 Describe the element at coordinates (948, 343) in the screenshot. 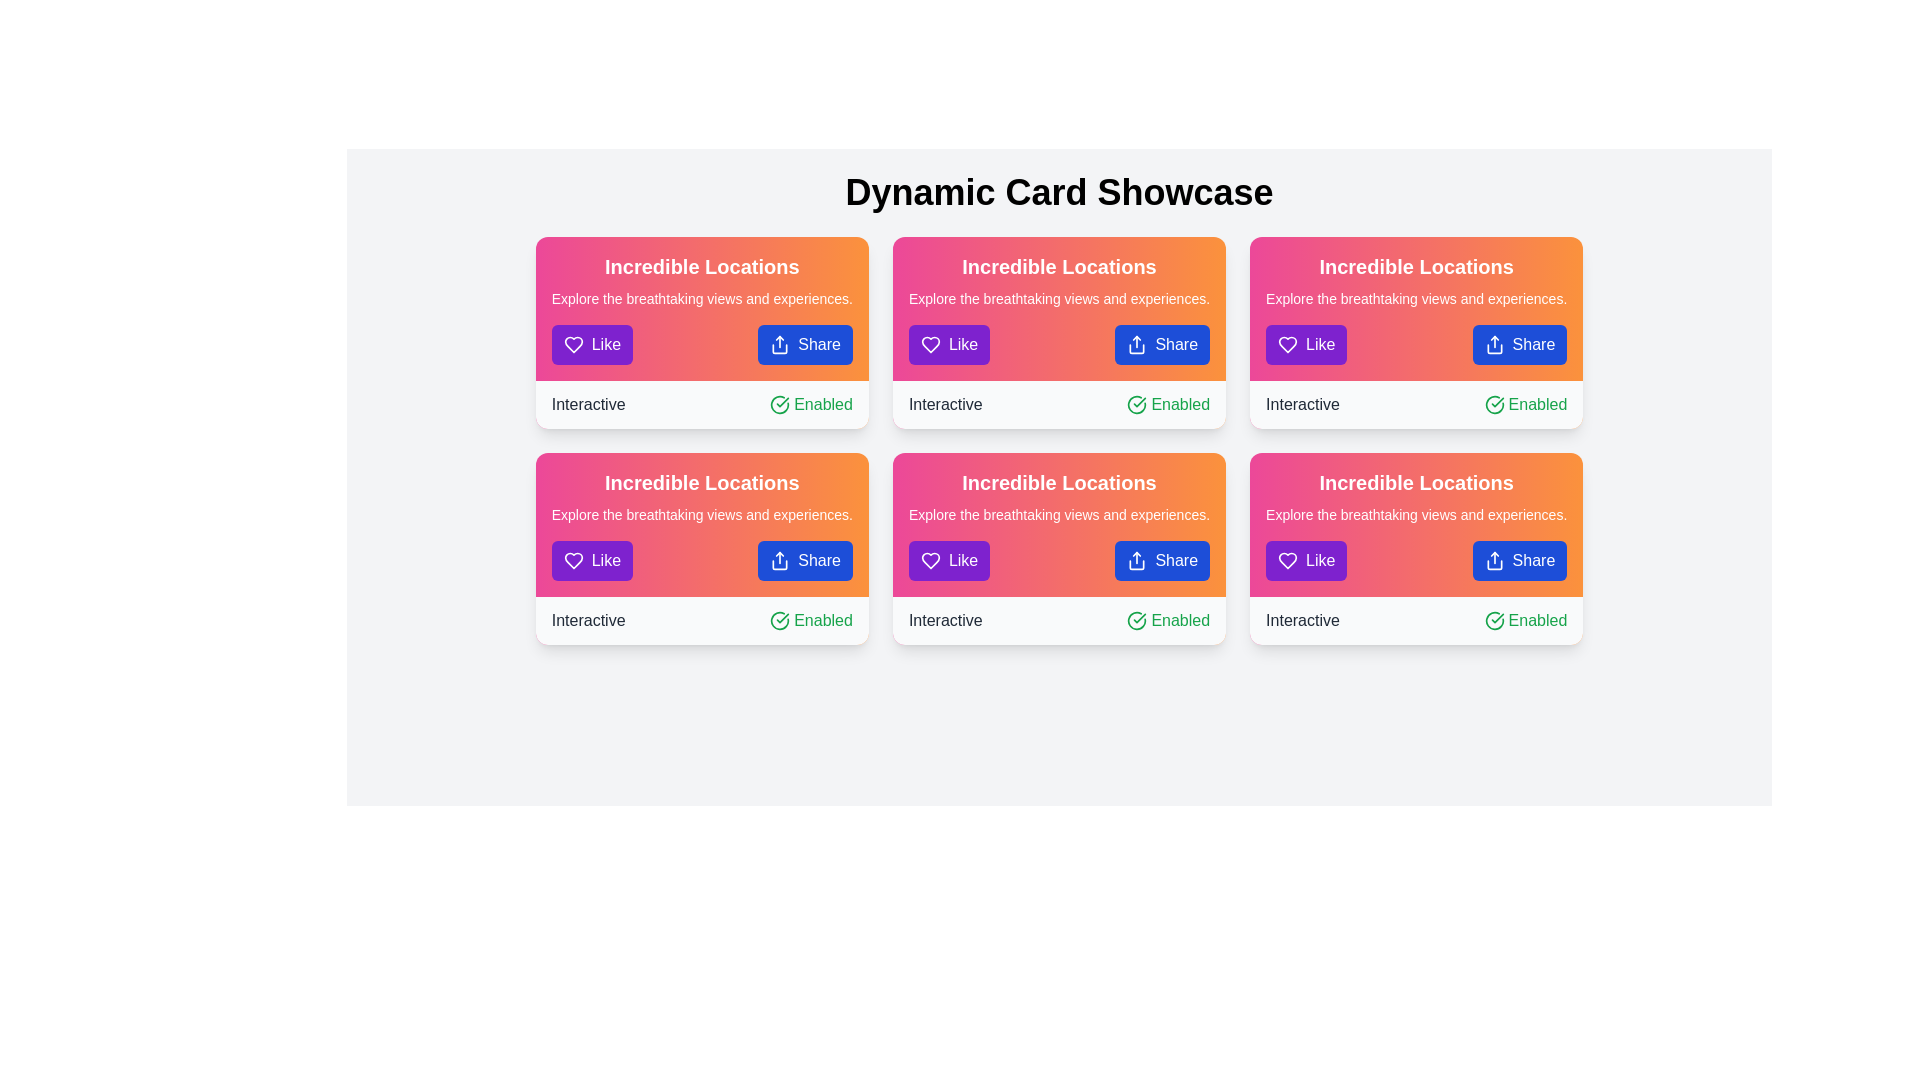

I see `the 'Like' button with a purple background and heart icon located on the top row, second card in the layout grid, to observe its visual hover state` at that location.